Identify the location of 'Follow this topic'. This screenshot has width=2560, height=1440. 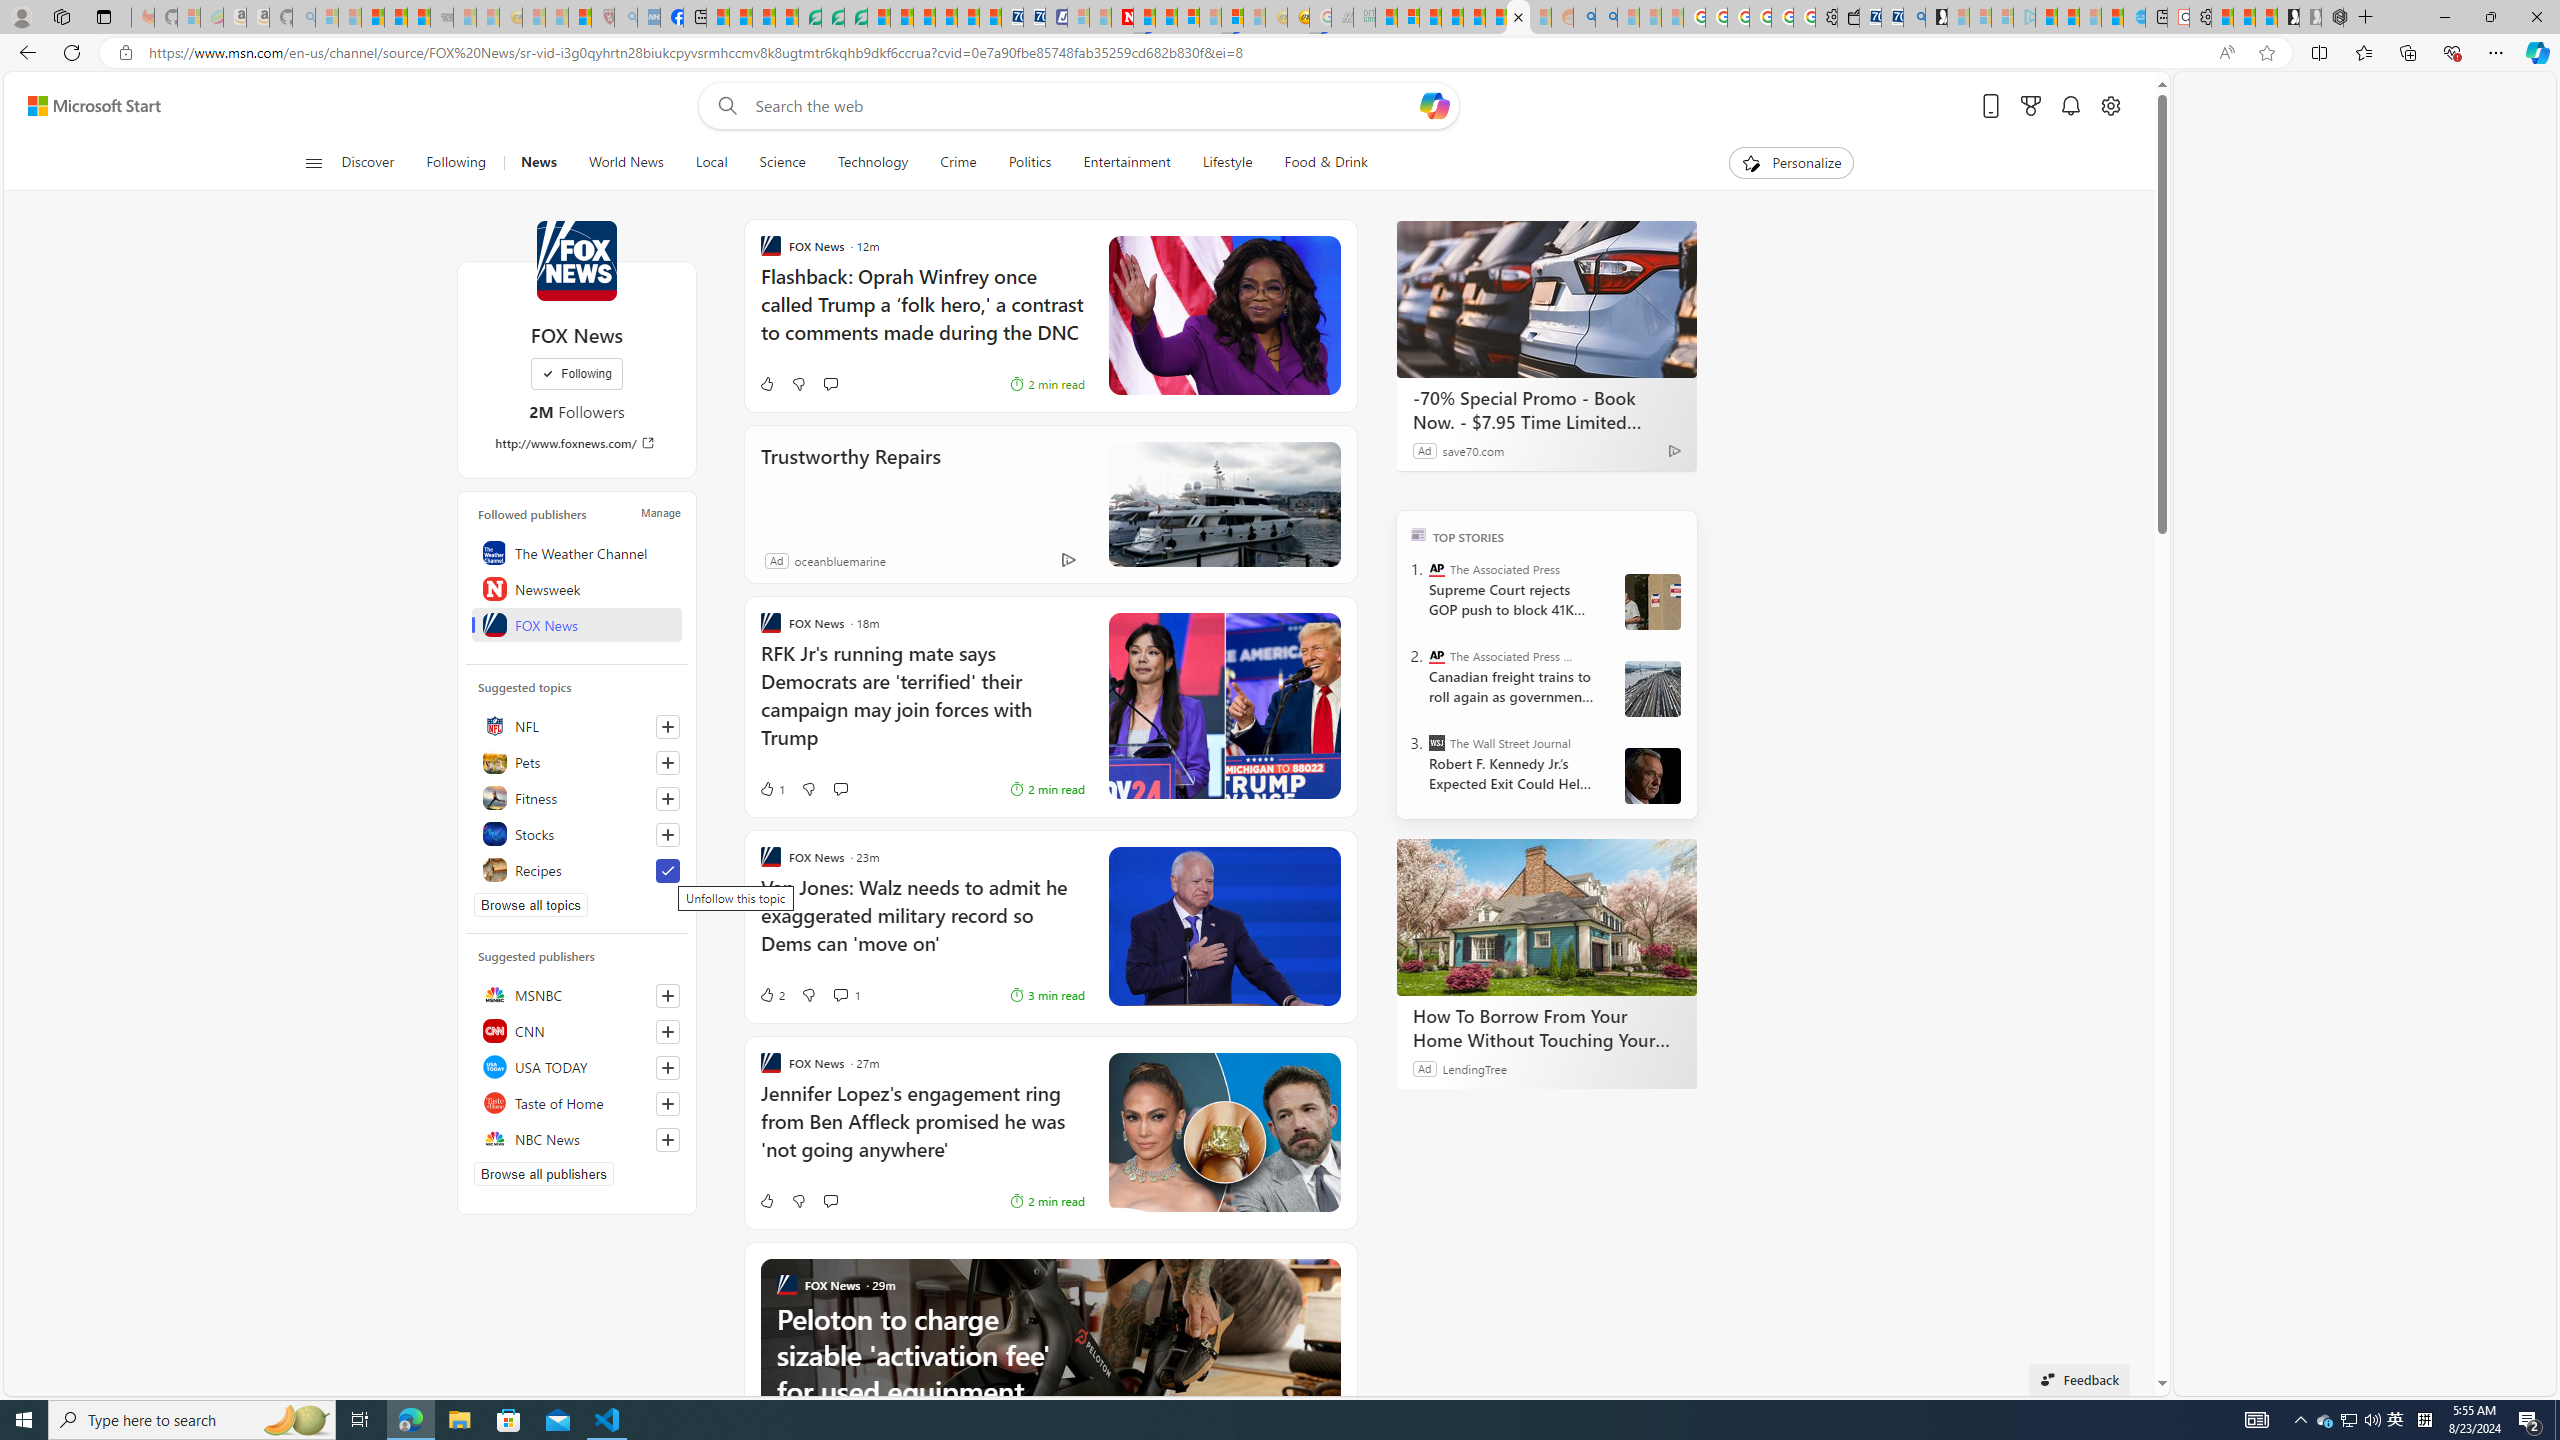
(668, 834).